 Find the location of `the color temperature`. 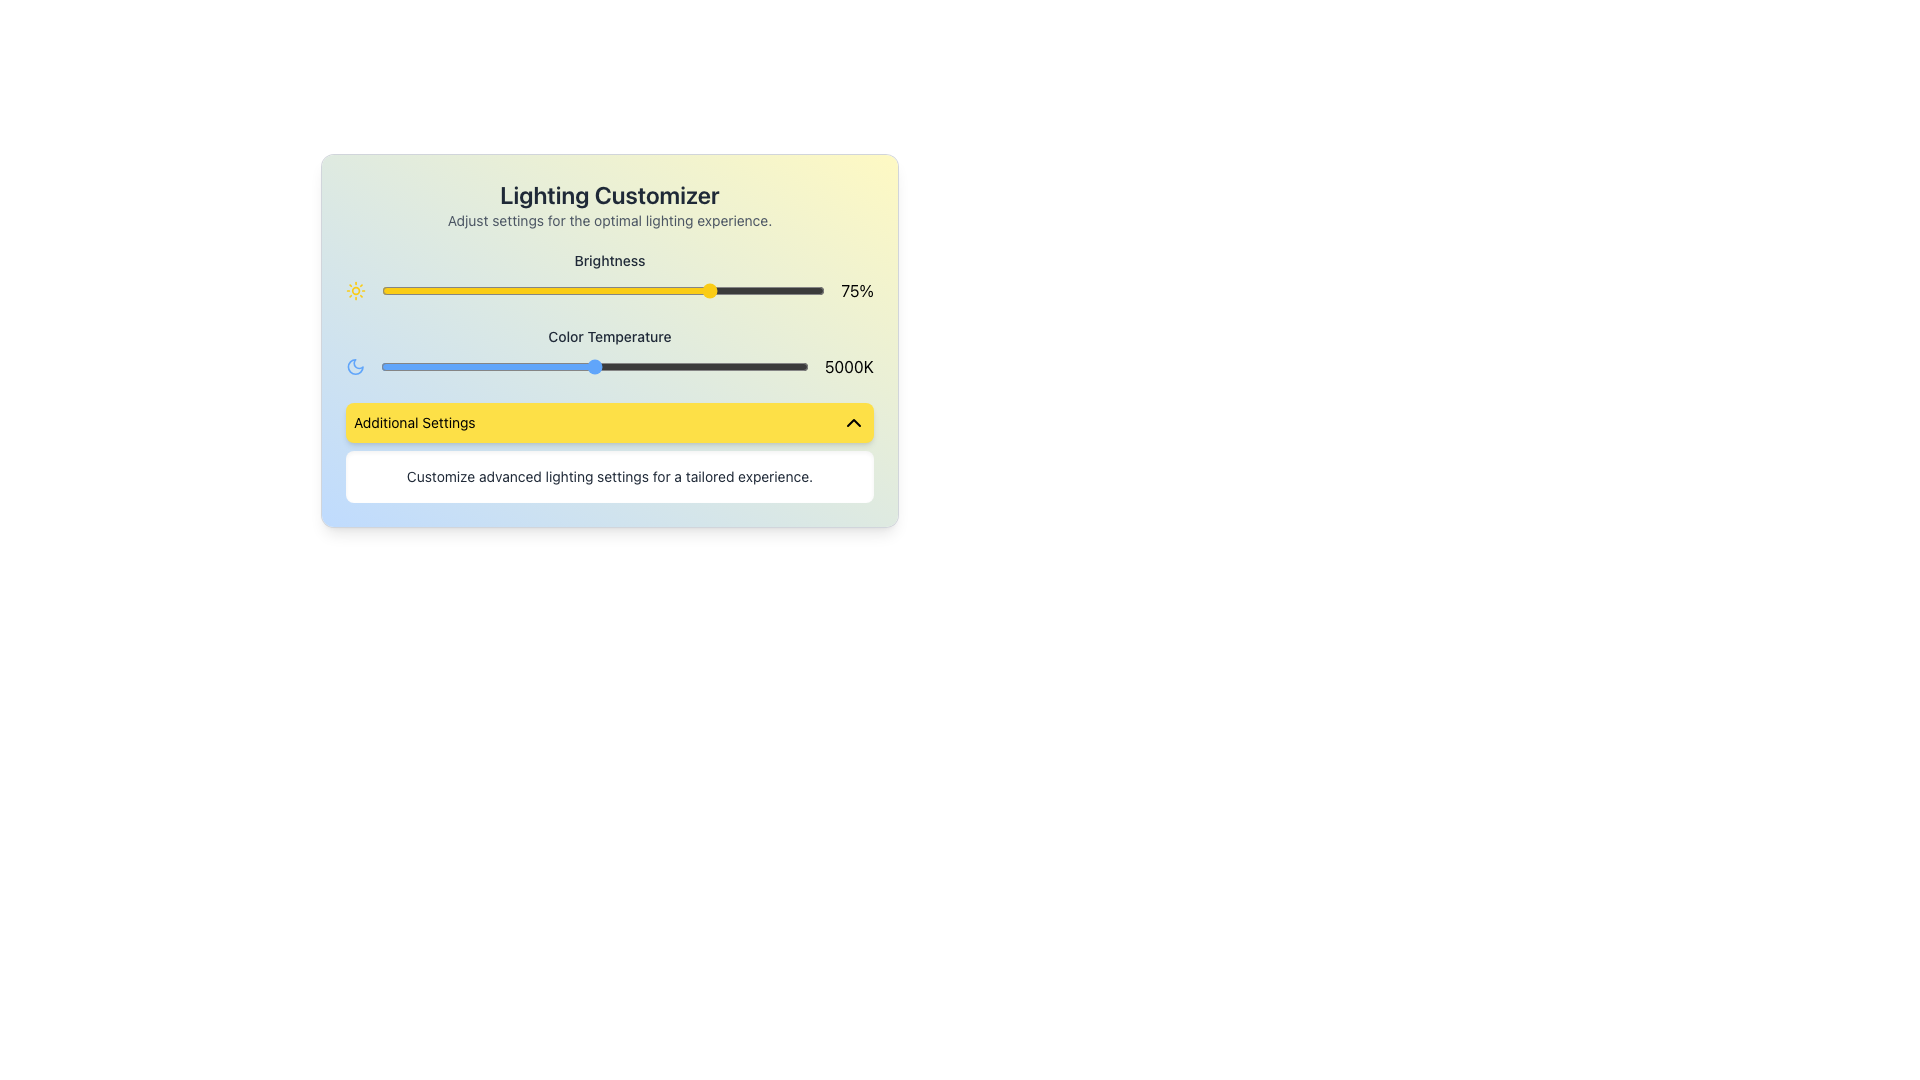

the color temperature is located at coordinates (751, 366).